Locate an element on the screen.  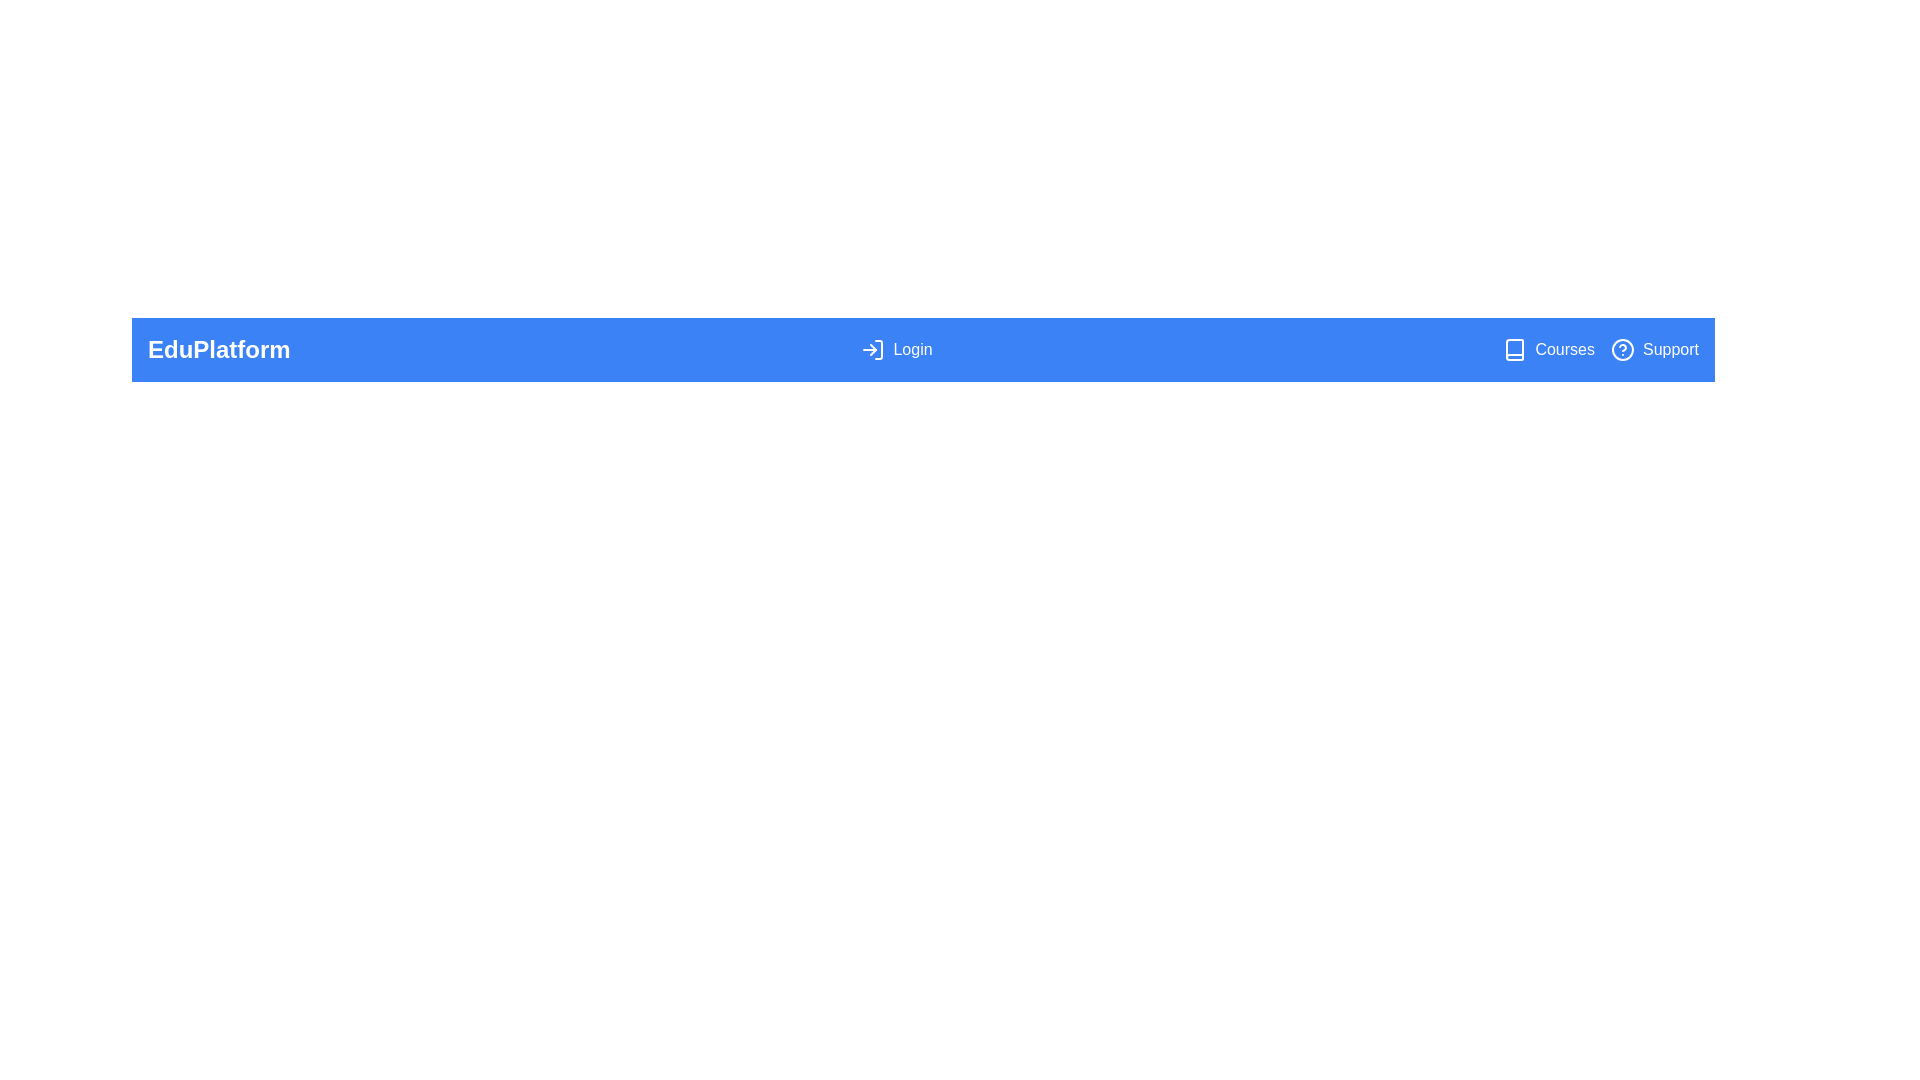
the small vector graphics icon resembling an arrow pointing to the right inside an open bracket, located in the navigation bar adjacent to the 'Login' text is located at coordinates (873, 349).